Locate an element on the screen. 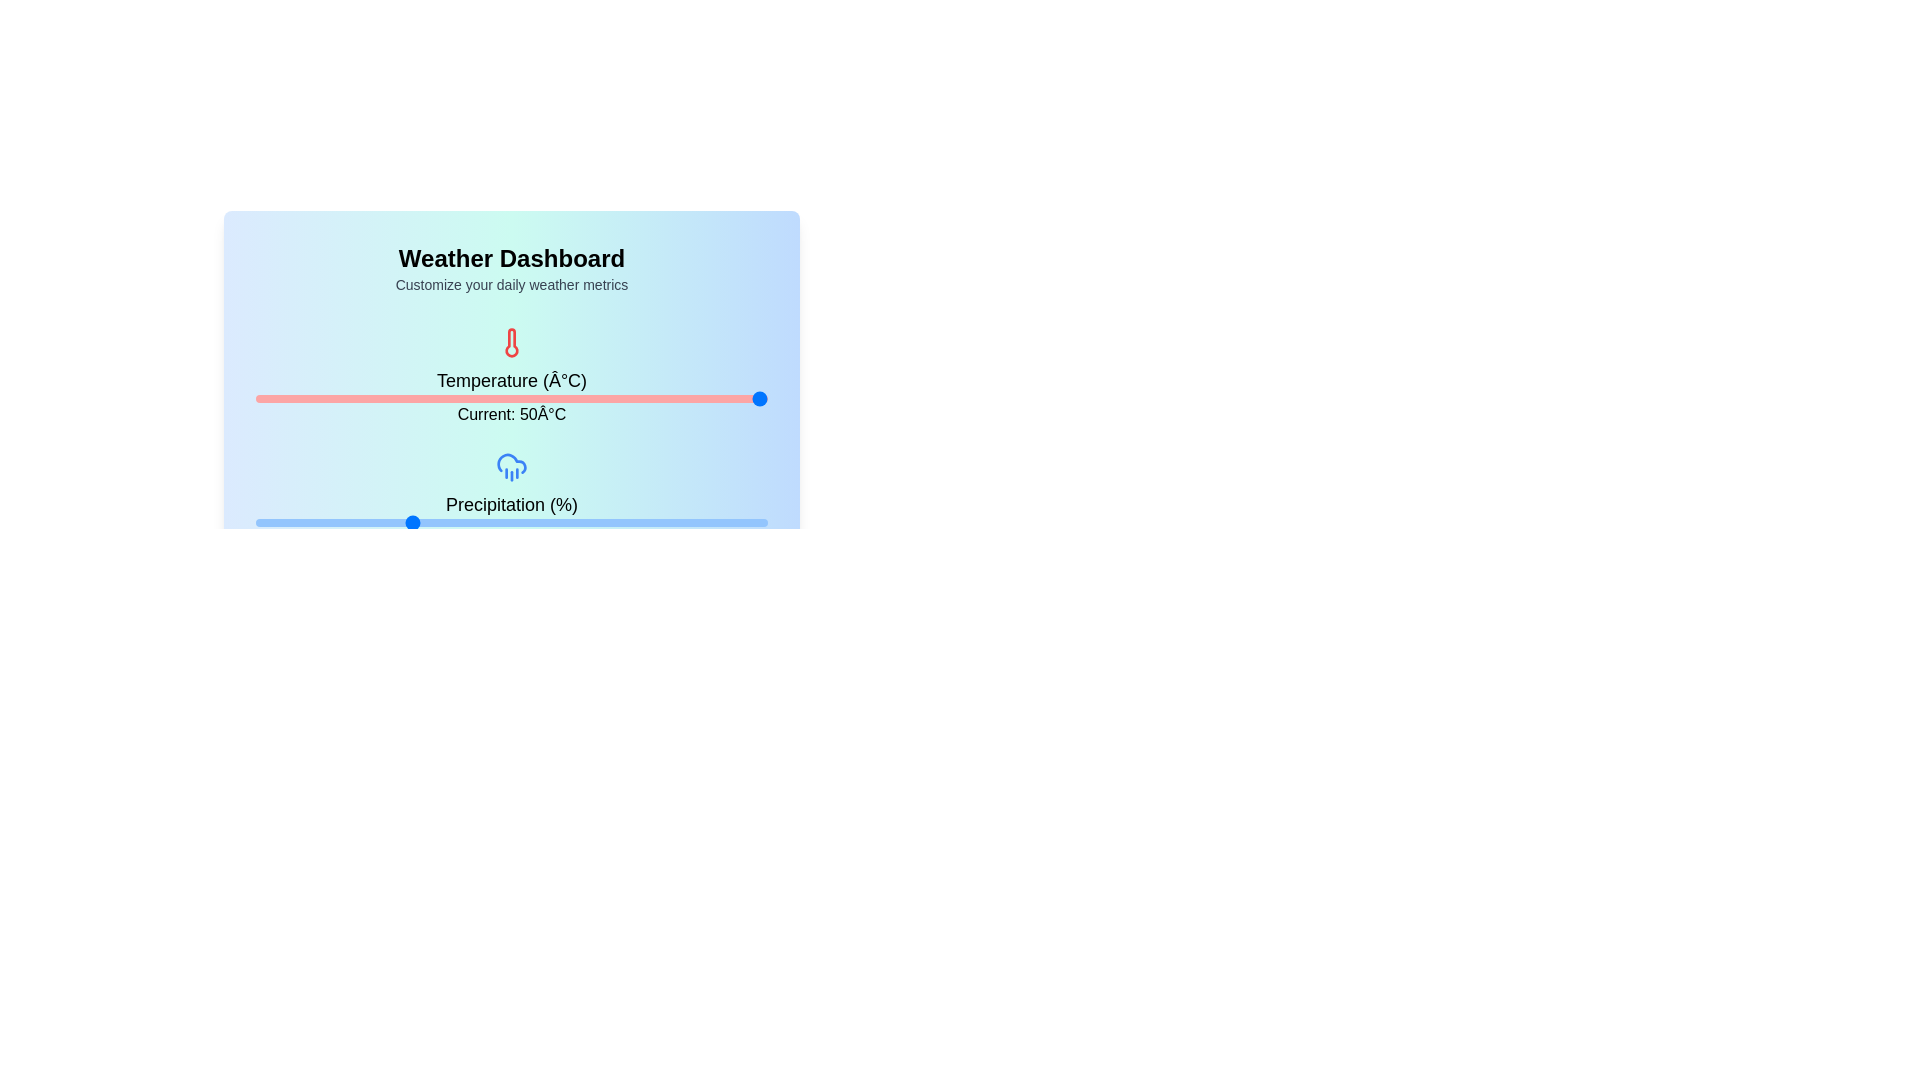 The image size is (1920, 1080). precipitation is located at coordinates (394, 522).